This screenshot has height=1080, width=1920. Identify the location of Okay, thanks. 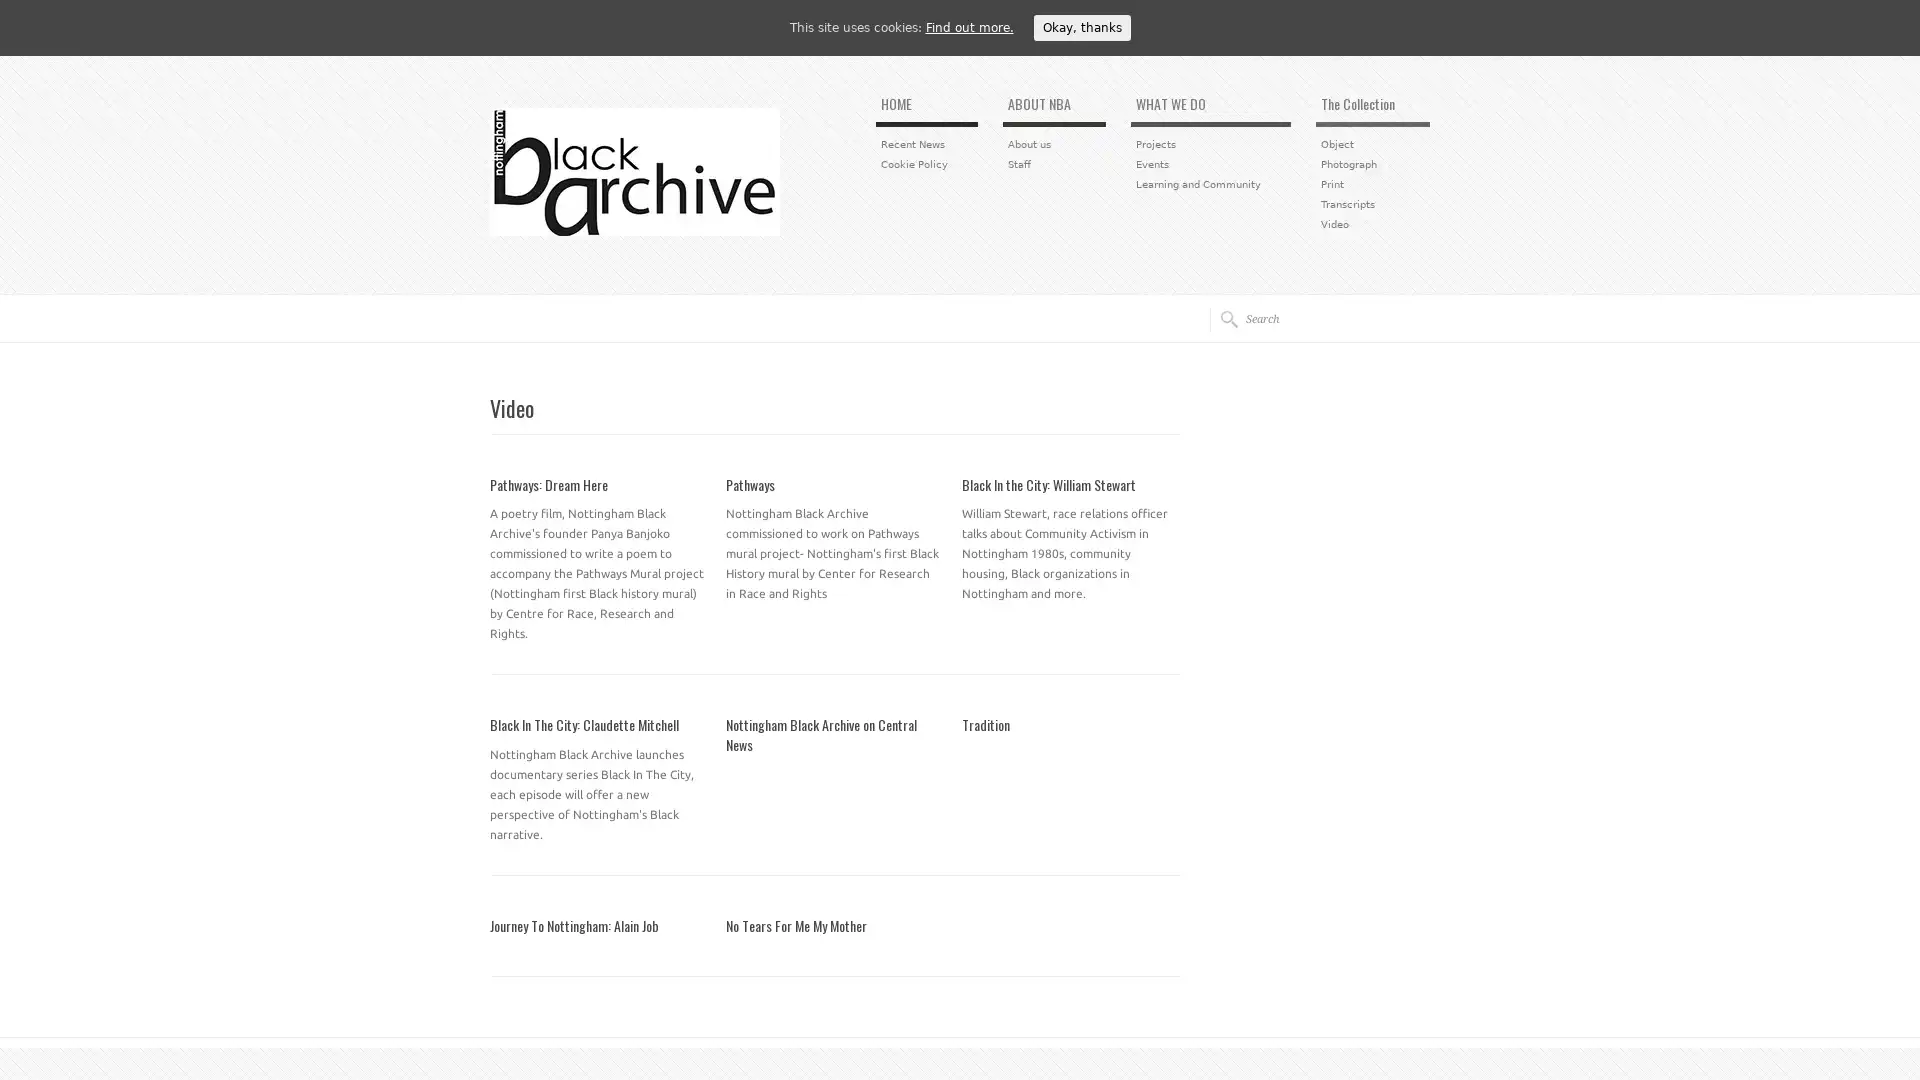
(1080, 27).